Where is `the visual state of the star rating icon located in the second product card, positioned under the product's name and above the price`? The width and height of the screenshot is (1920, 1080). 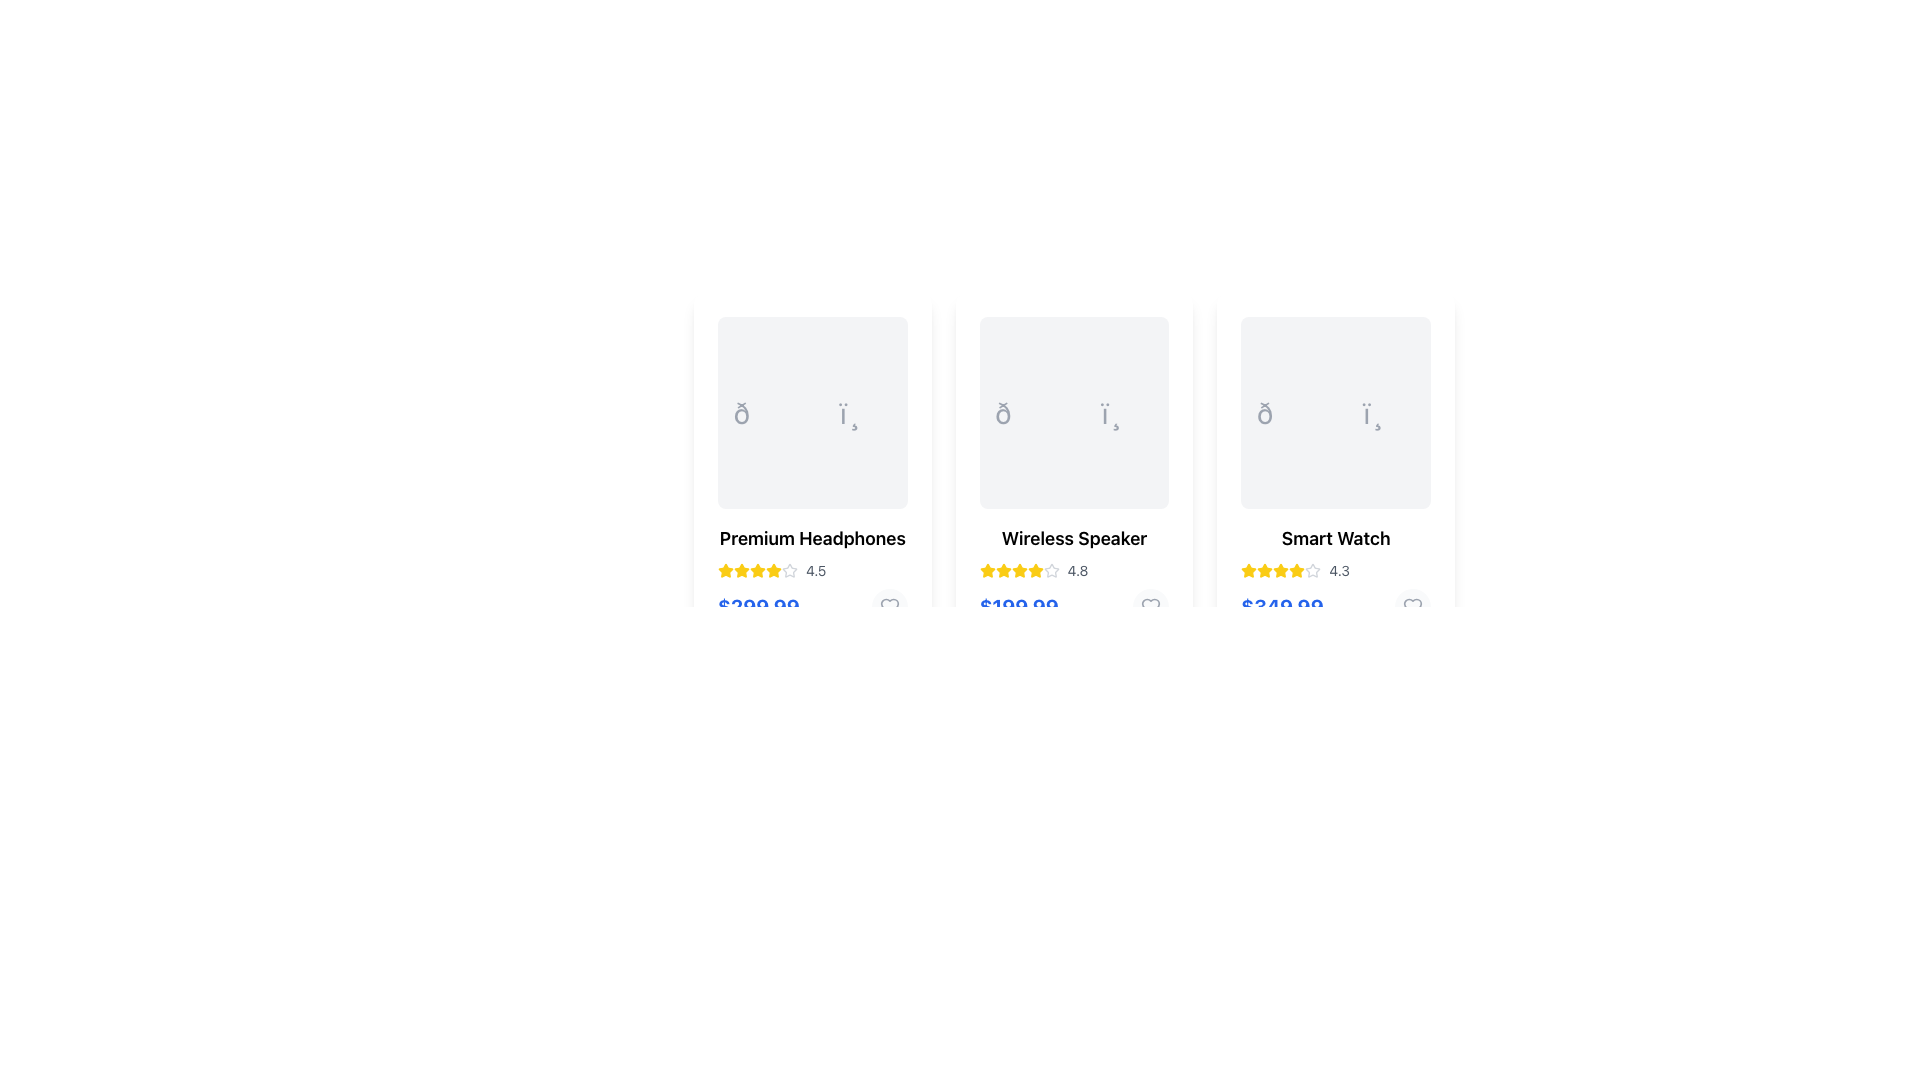 the visual state of the star rating icon located in the second product card, positioned under the product's name and above the price is located at coordinates (1019, 570).